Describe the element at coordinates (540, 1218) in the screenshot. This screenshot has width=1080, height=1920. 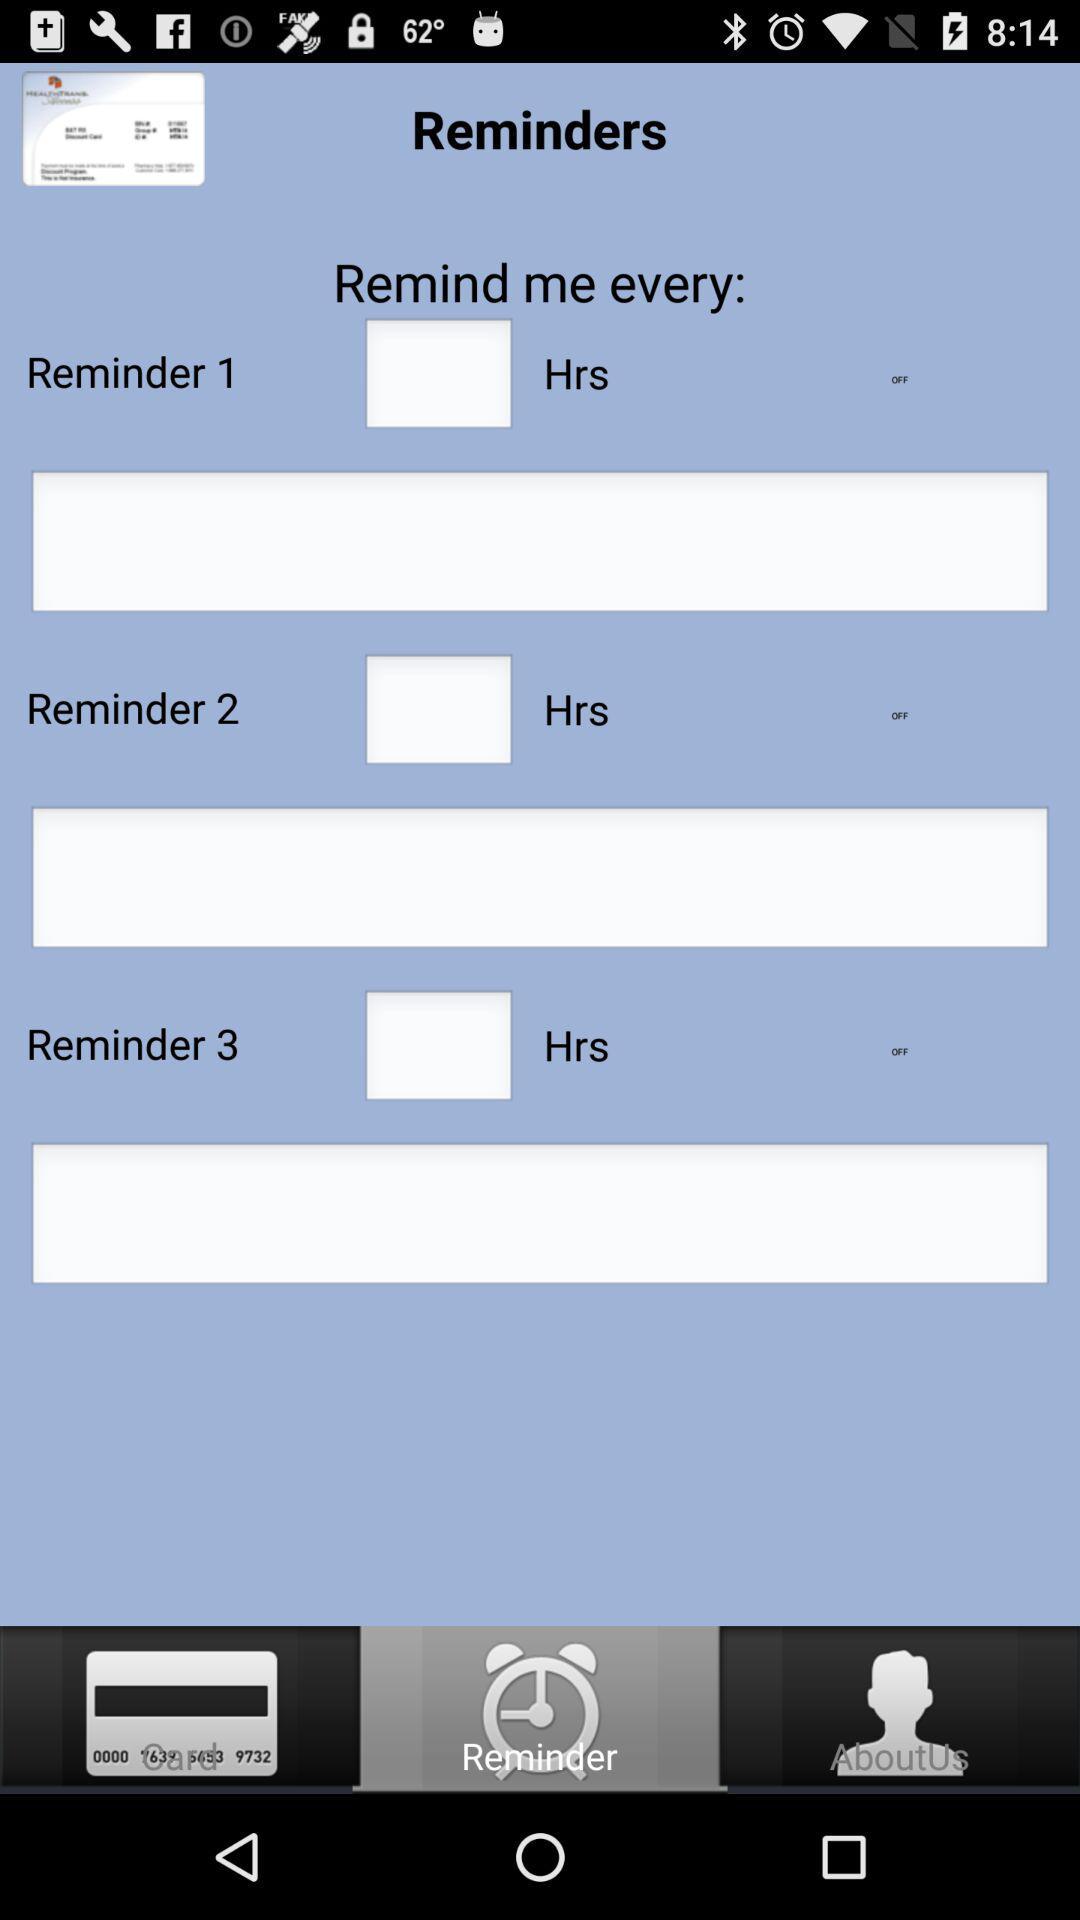
I see `notes to remember` at that location.